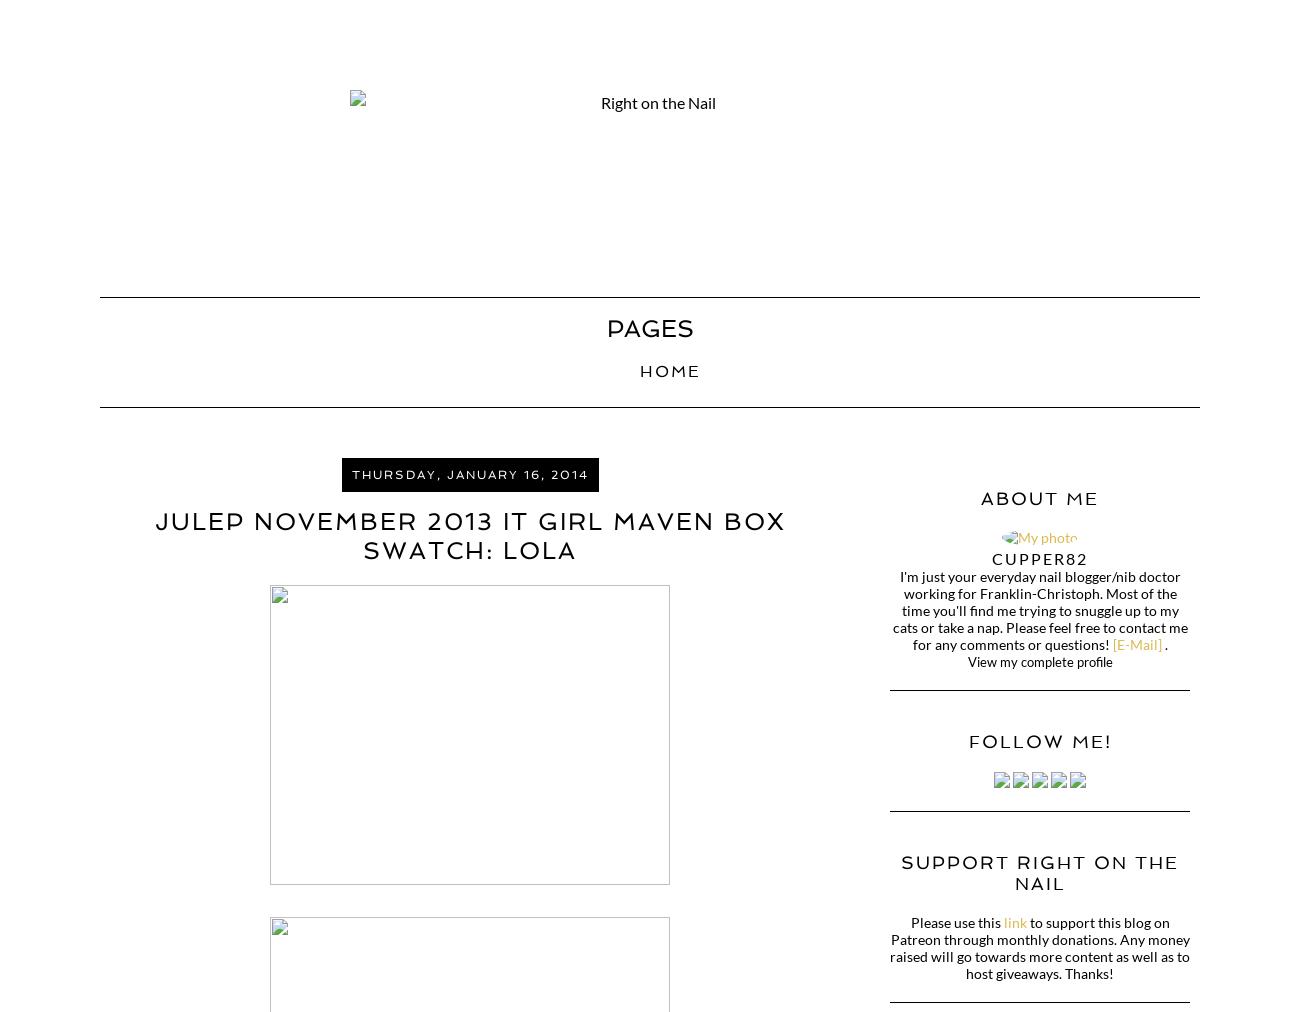 Image resolution: width=1300 pixels, height=1012 pixels. I want to click on 'Julep November 2013 It Girl Maven Box Swatch: Lola', so click(468, 534).